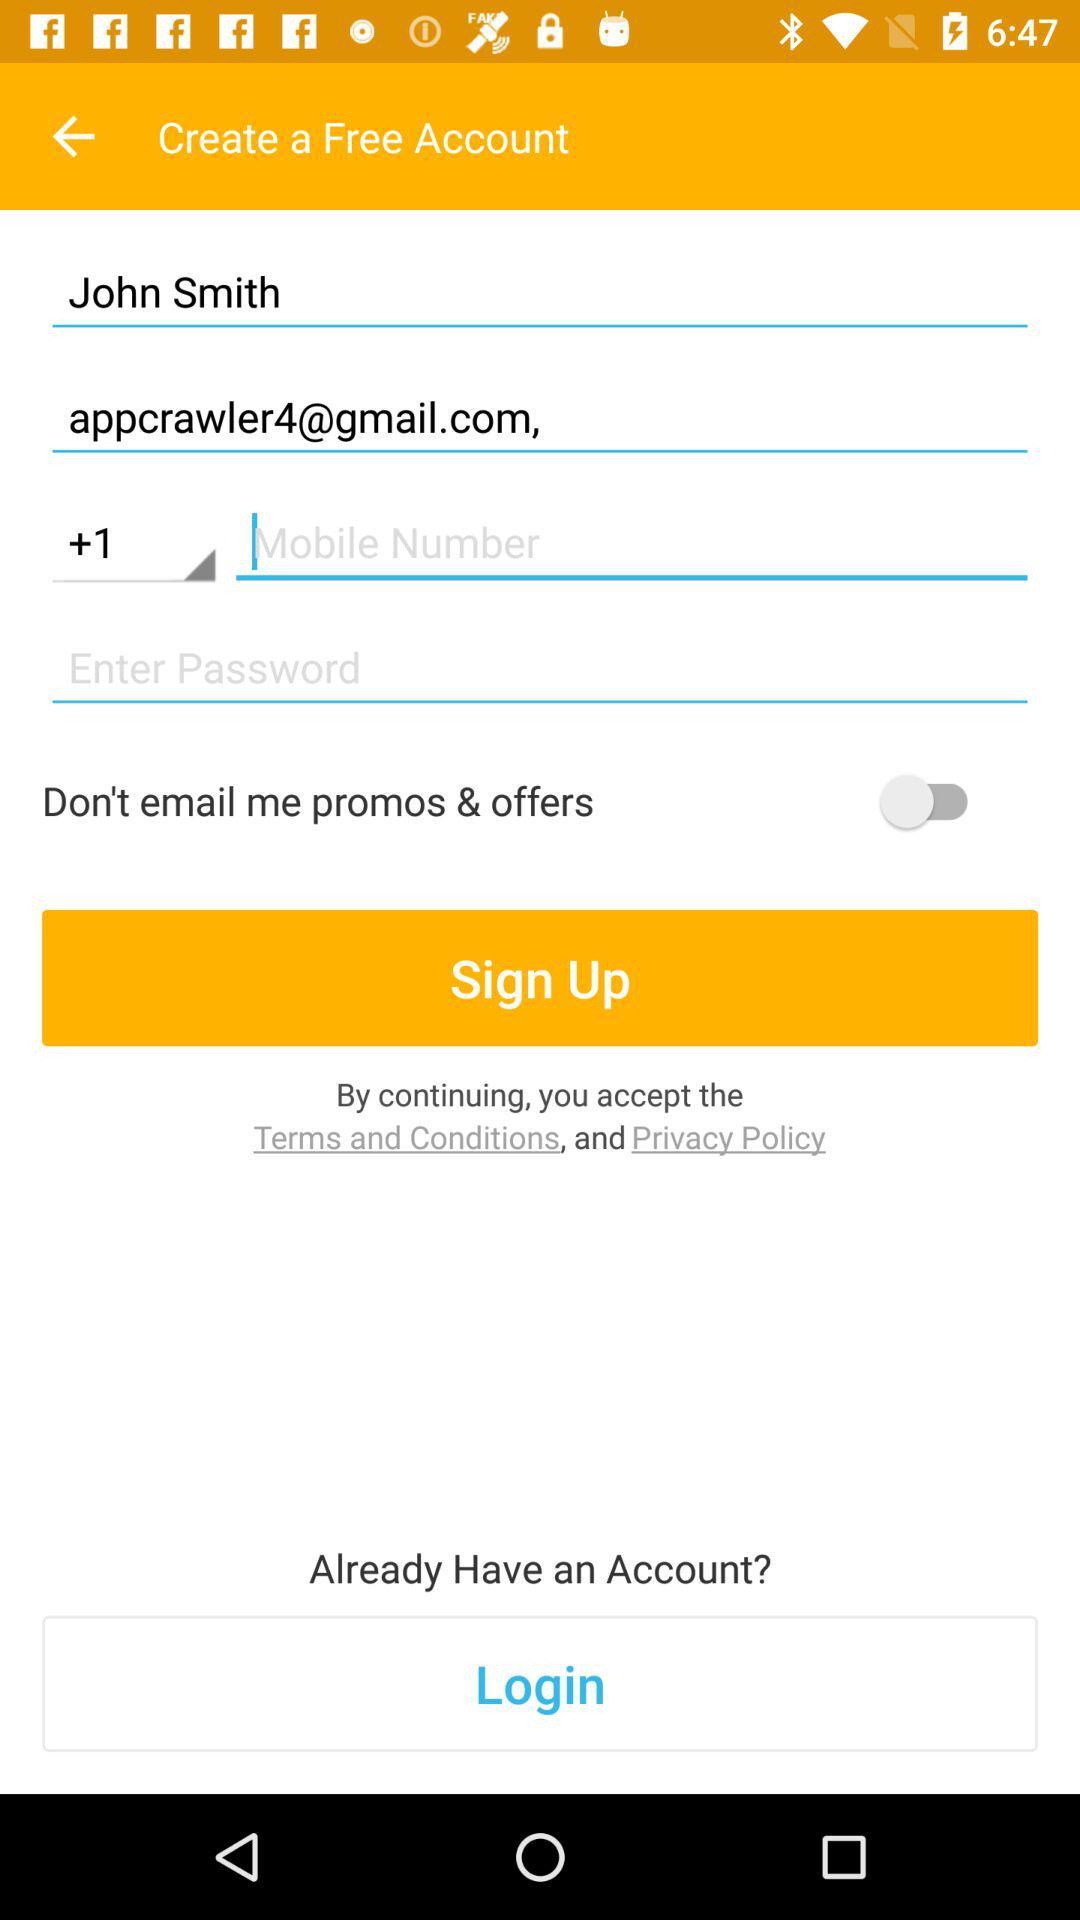 This screenshot has height=1920, width=1080. What do you see at coordinates (631, 542) in the screenshot?
I see `my number` at bounding box center [631, 542].